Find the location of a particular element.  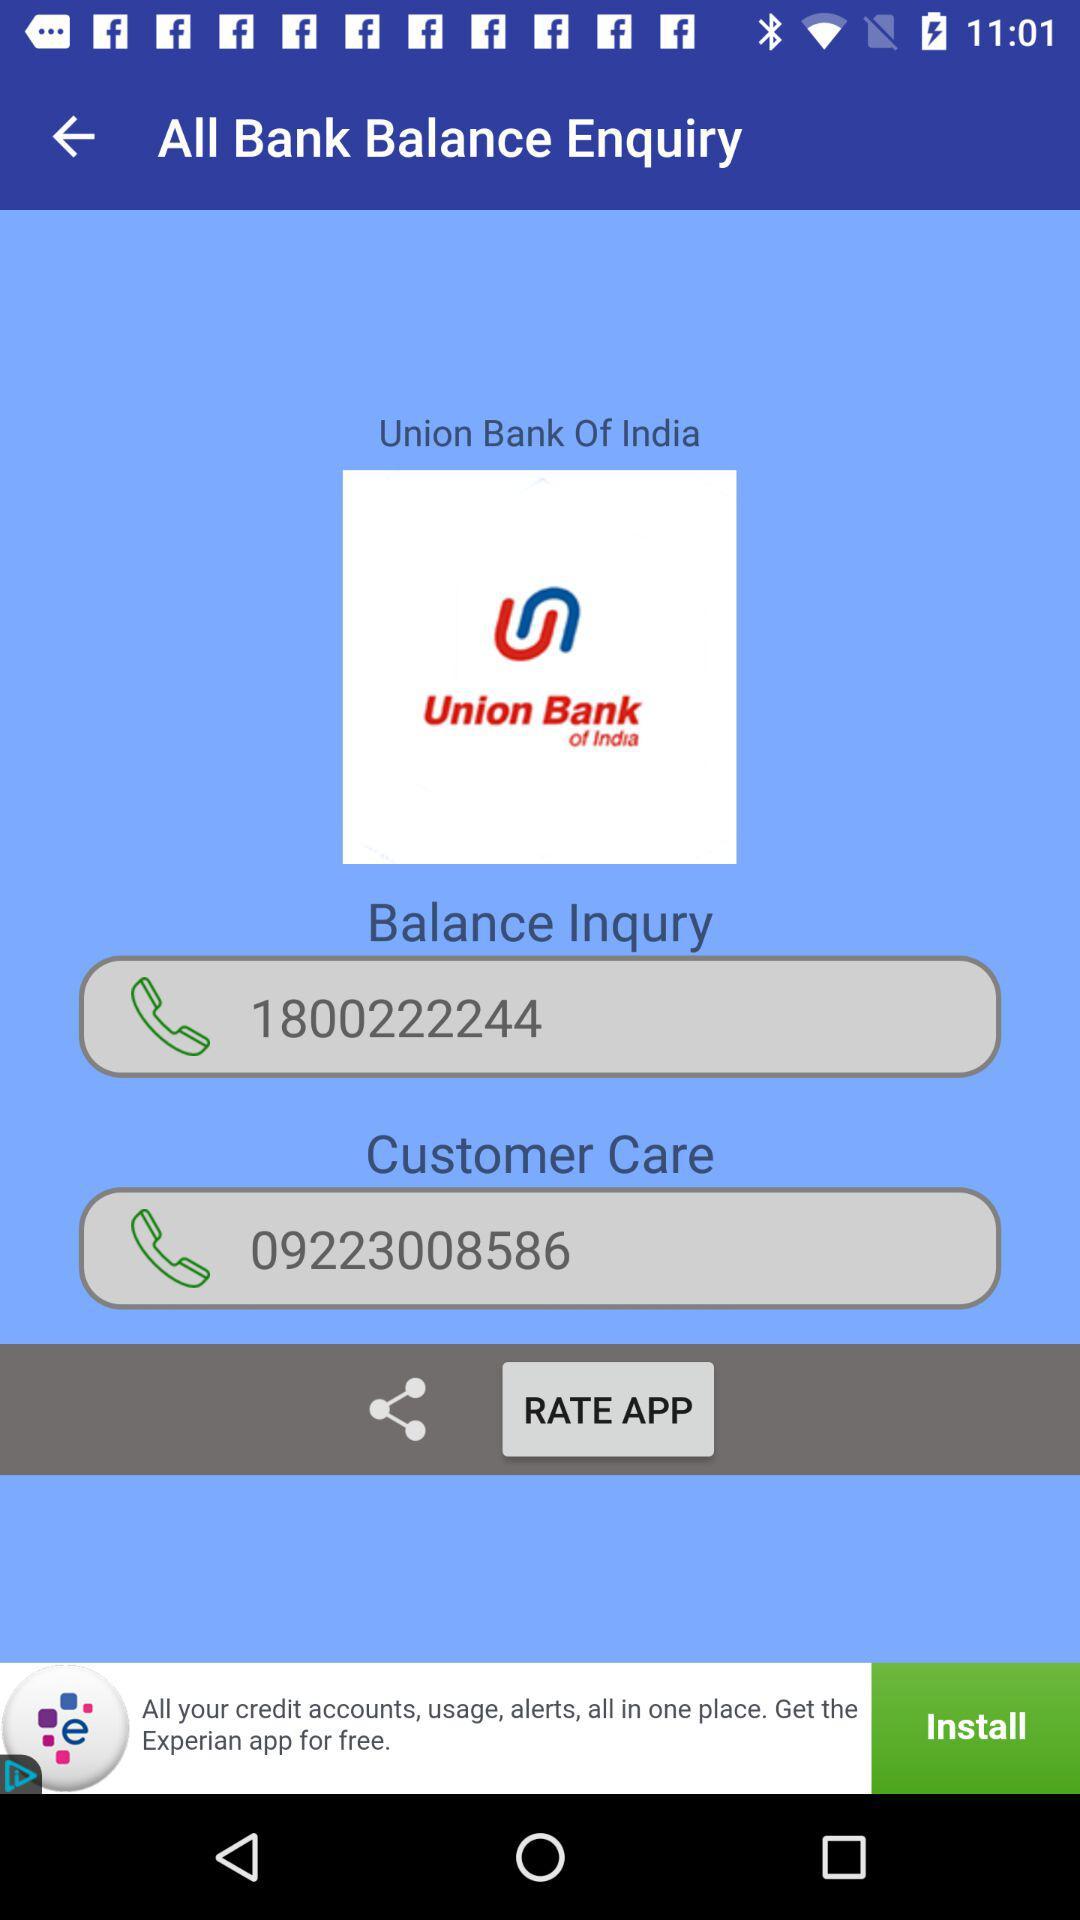

icon above union bank of is located at coordinates (72, 135).